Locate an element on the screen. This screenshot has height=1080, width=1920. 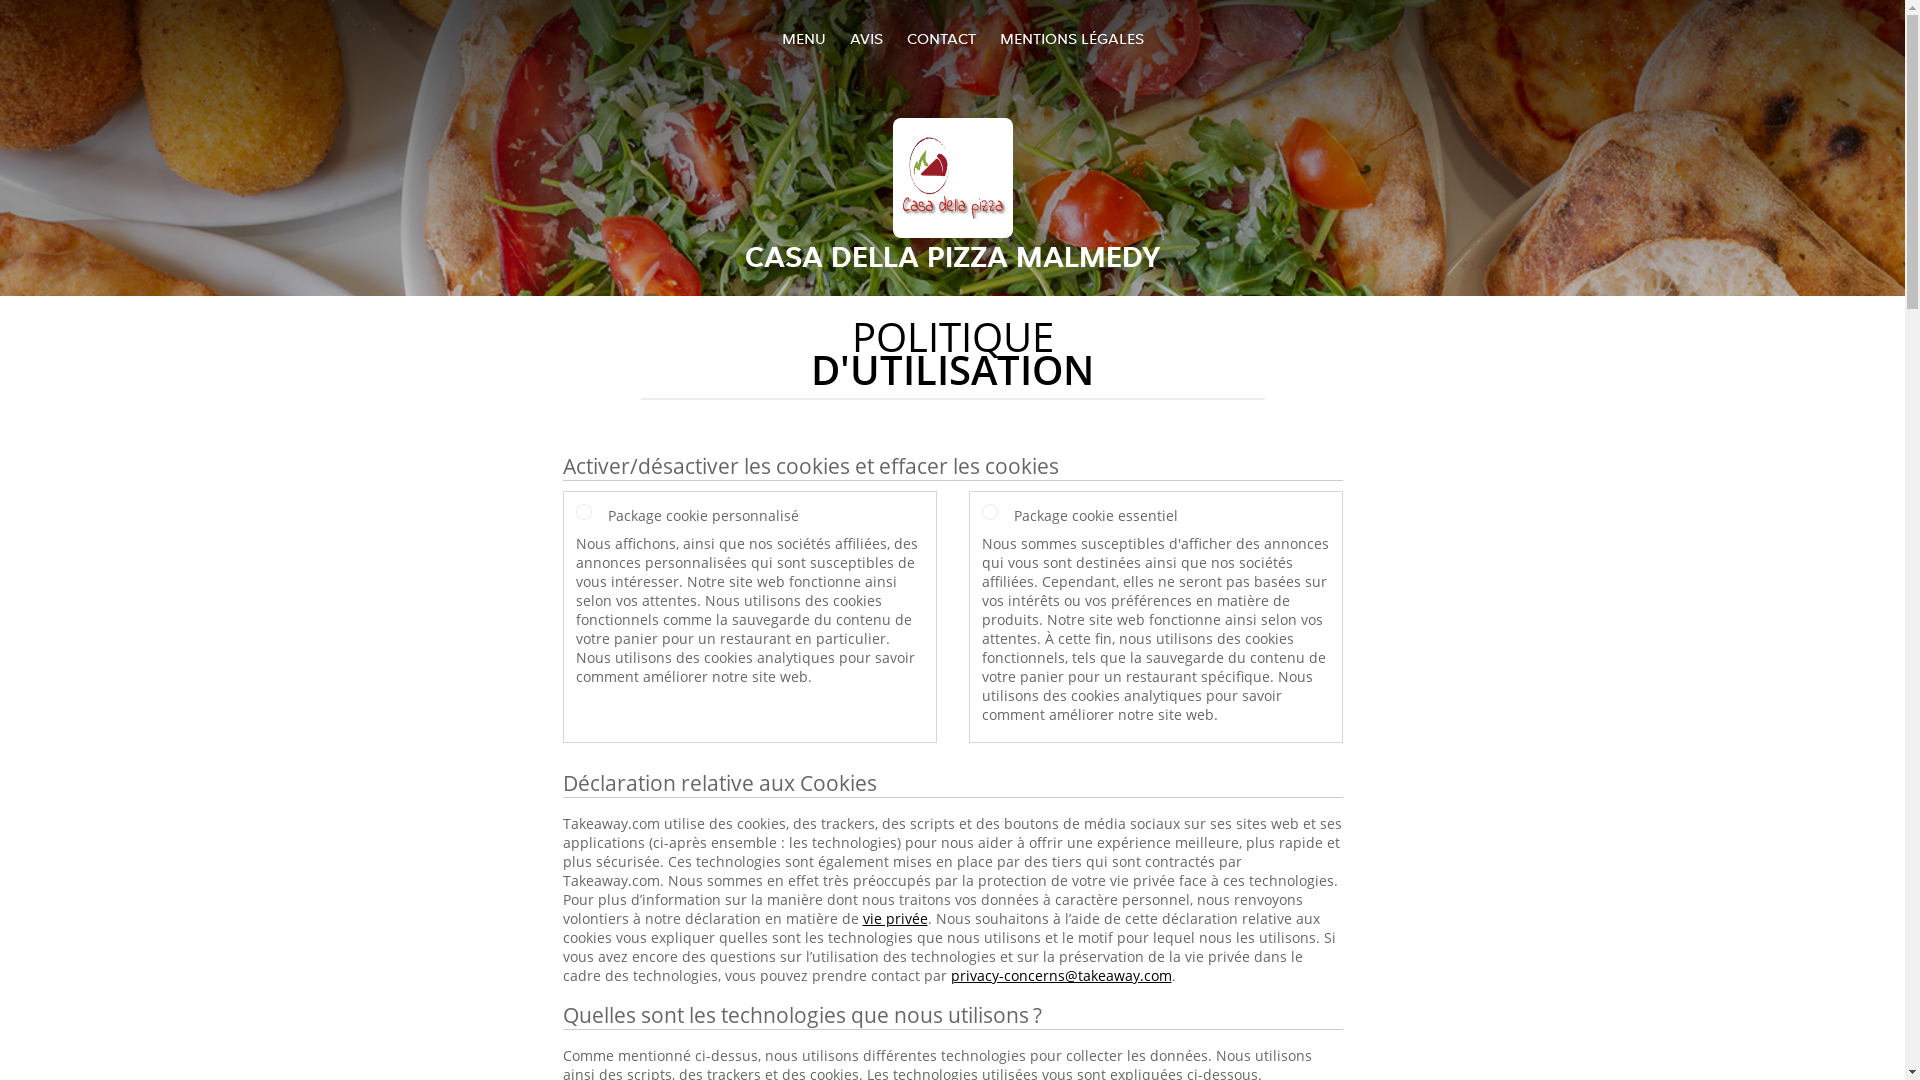
'CONTACT' is located at coordinates (939, 38).